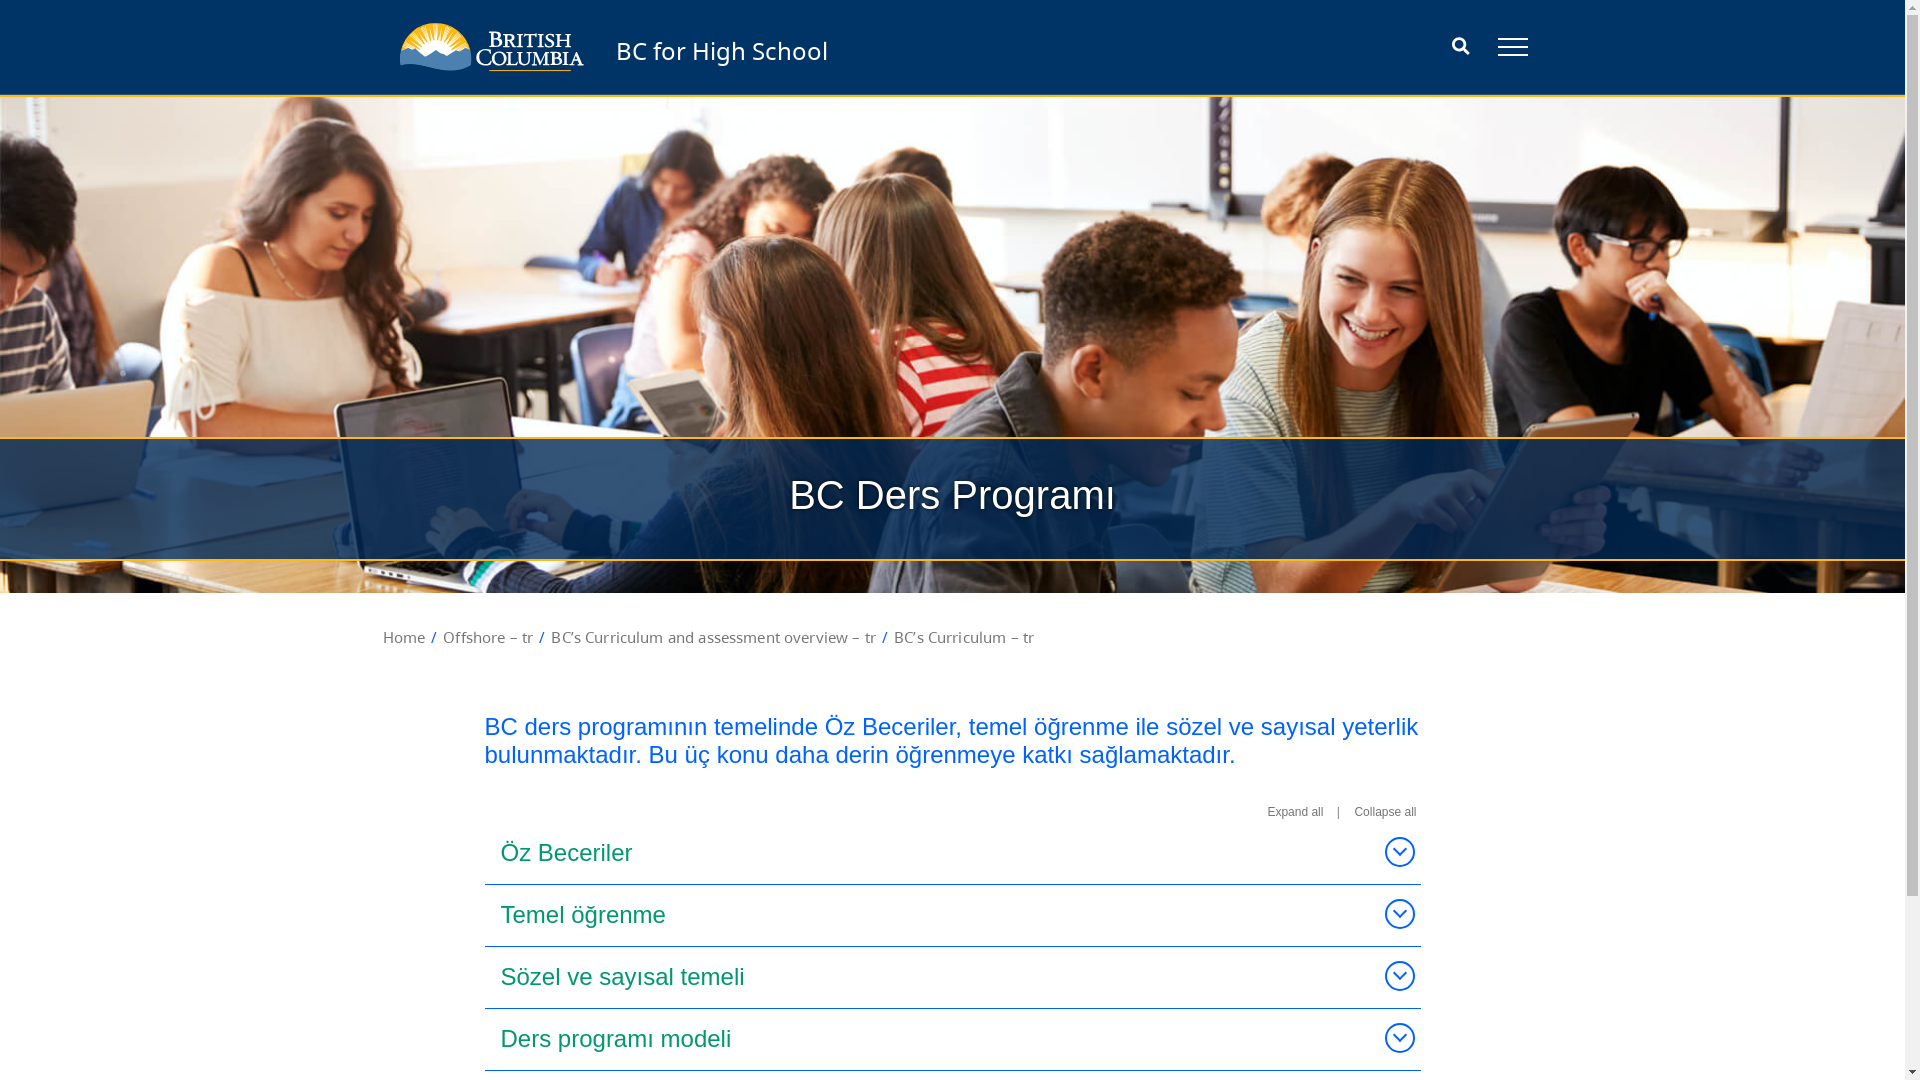 The image size is (1920, 1080). Describe the element at coordinates (1384, 812) in the screenshot. I see `'Collapse all'` at that location.